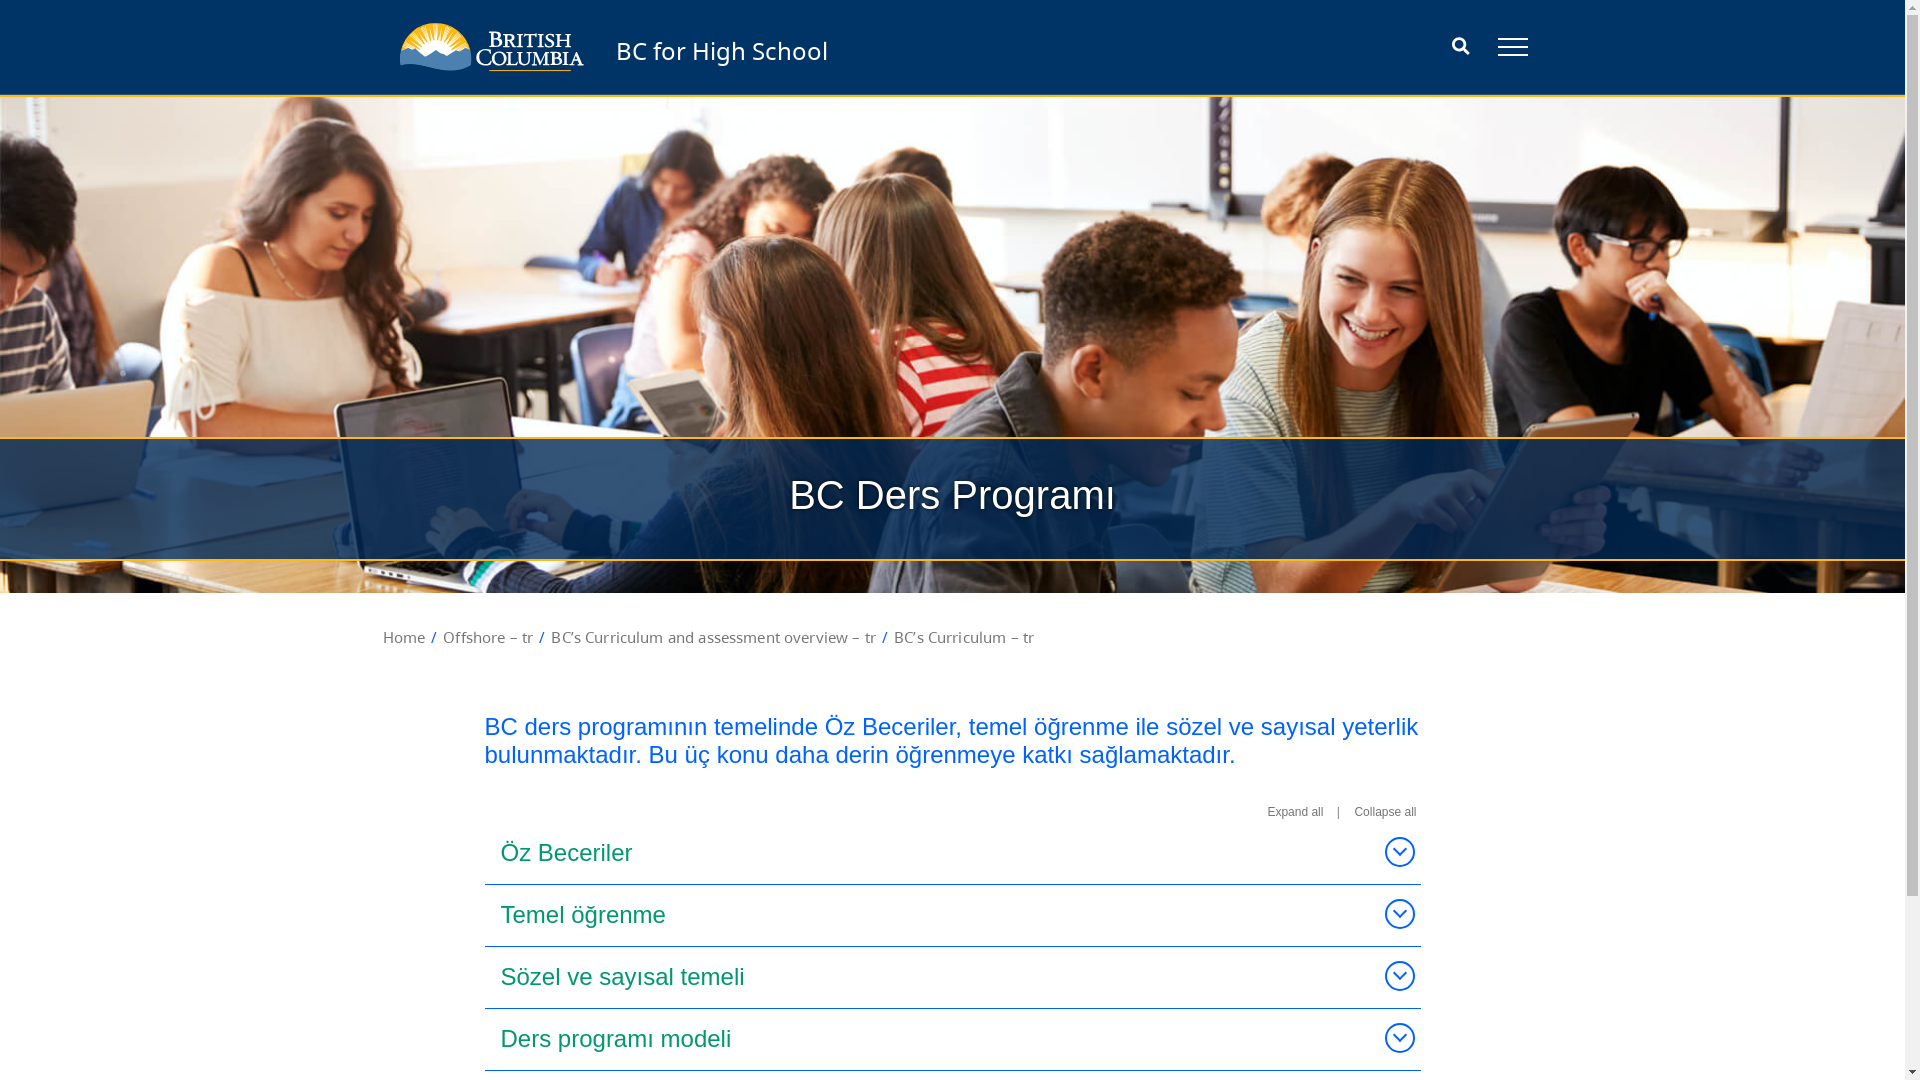 The image size is (1920, 1080). Describe the element at coordinates (1384, 812) in the screenshot. I see `'Collapse all'` at that location.